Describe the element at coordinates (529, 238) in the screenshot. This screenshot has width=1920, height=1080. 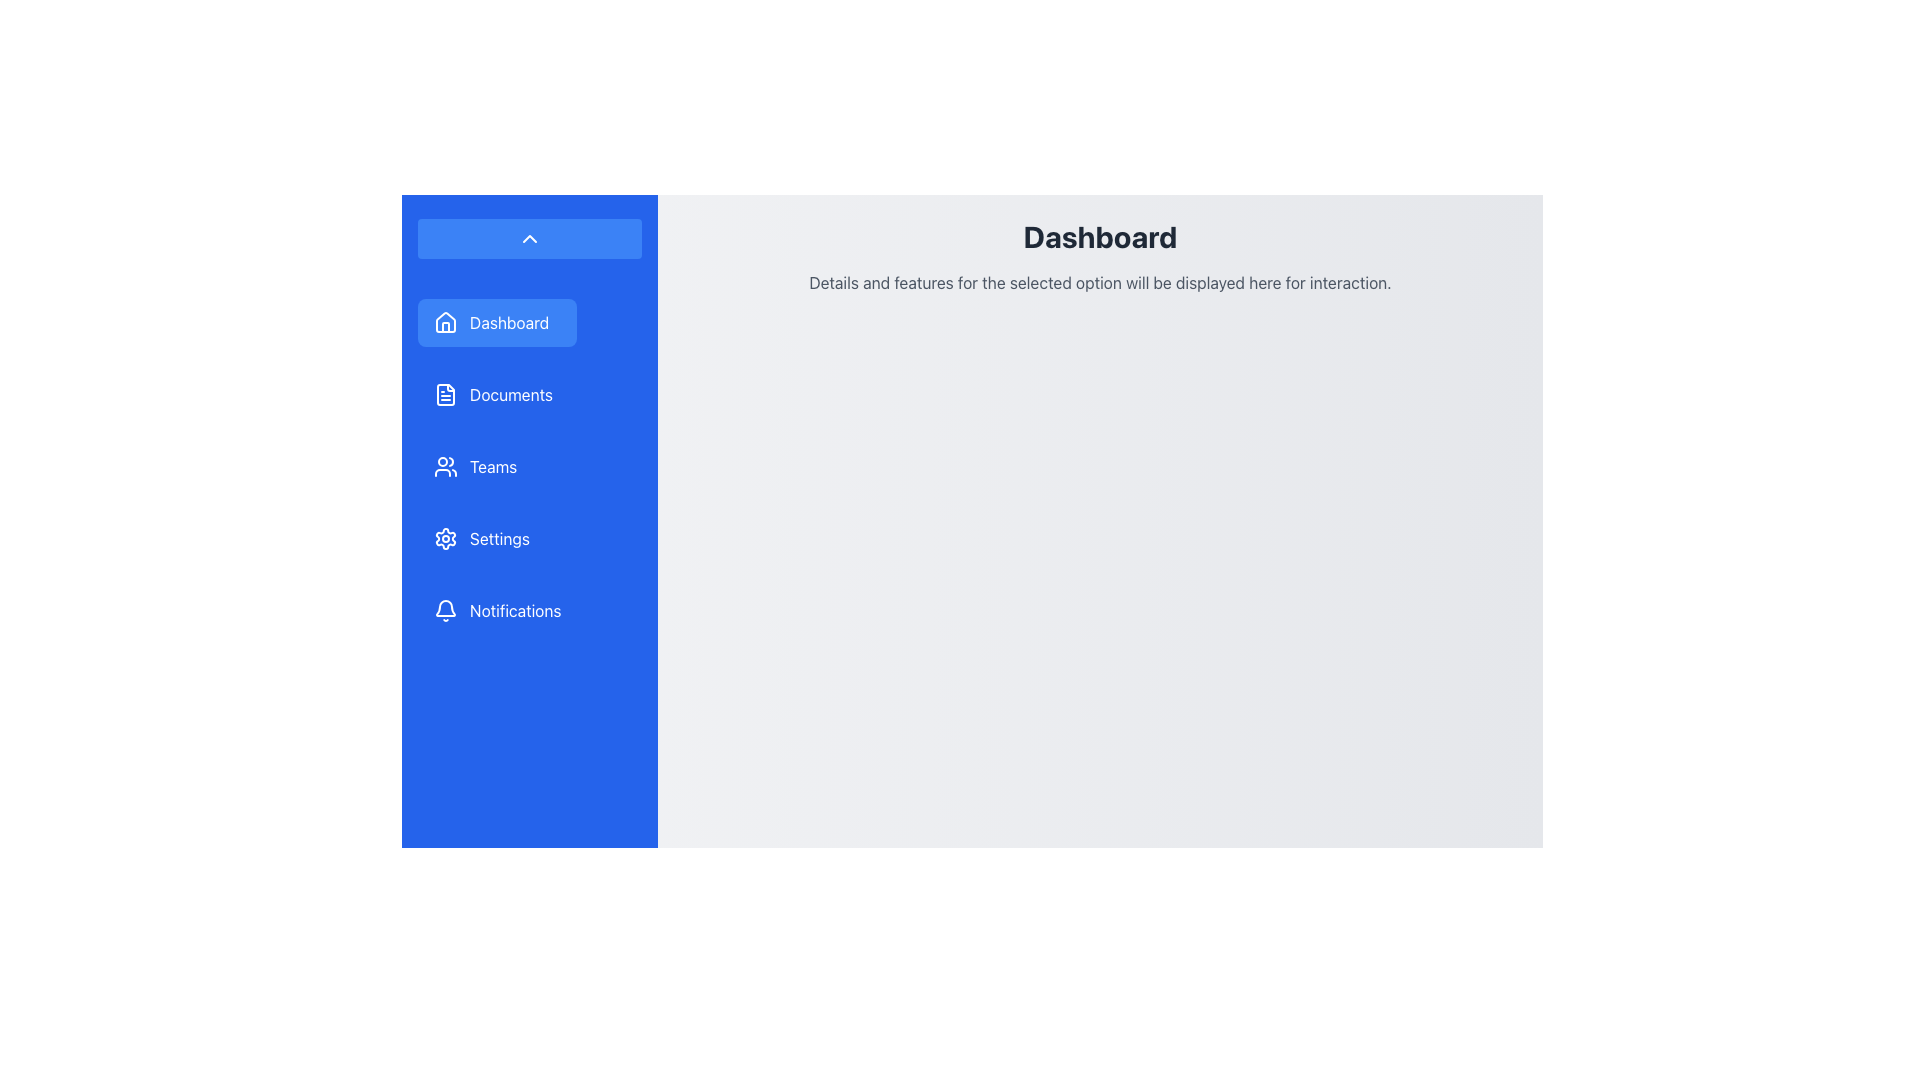
I see `the downward-pointing chevron icon rendered in white, located within a blue rectangular button in the sidebar` at that location.